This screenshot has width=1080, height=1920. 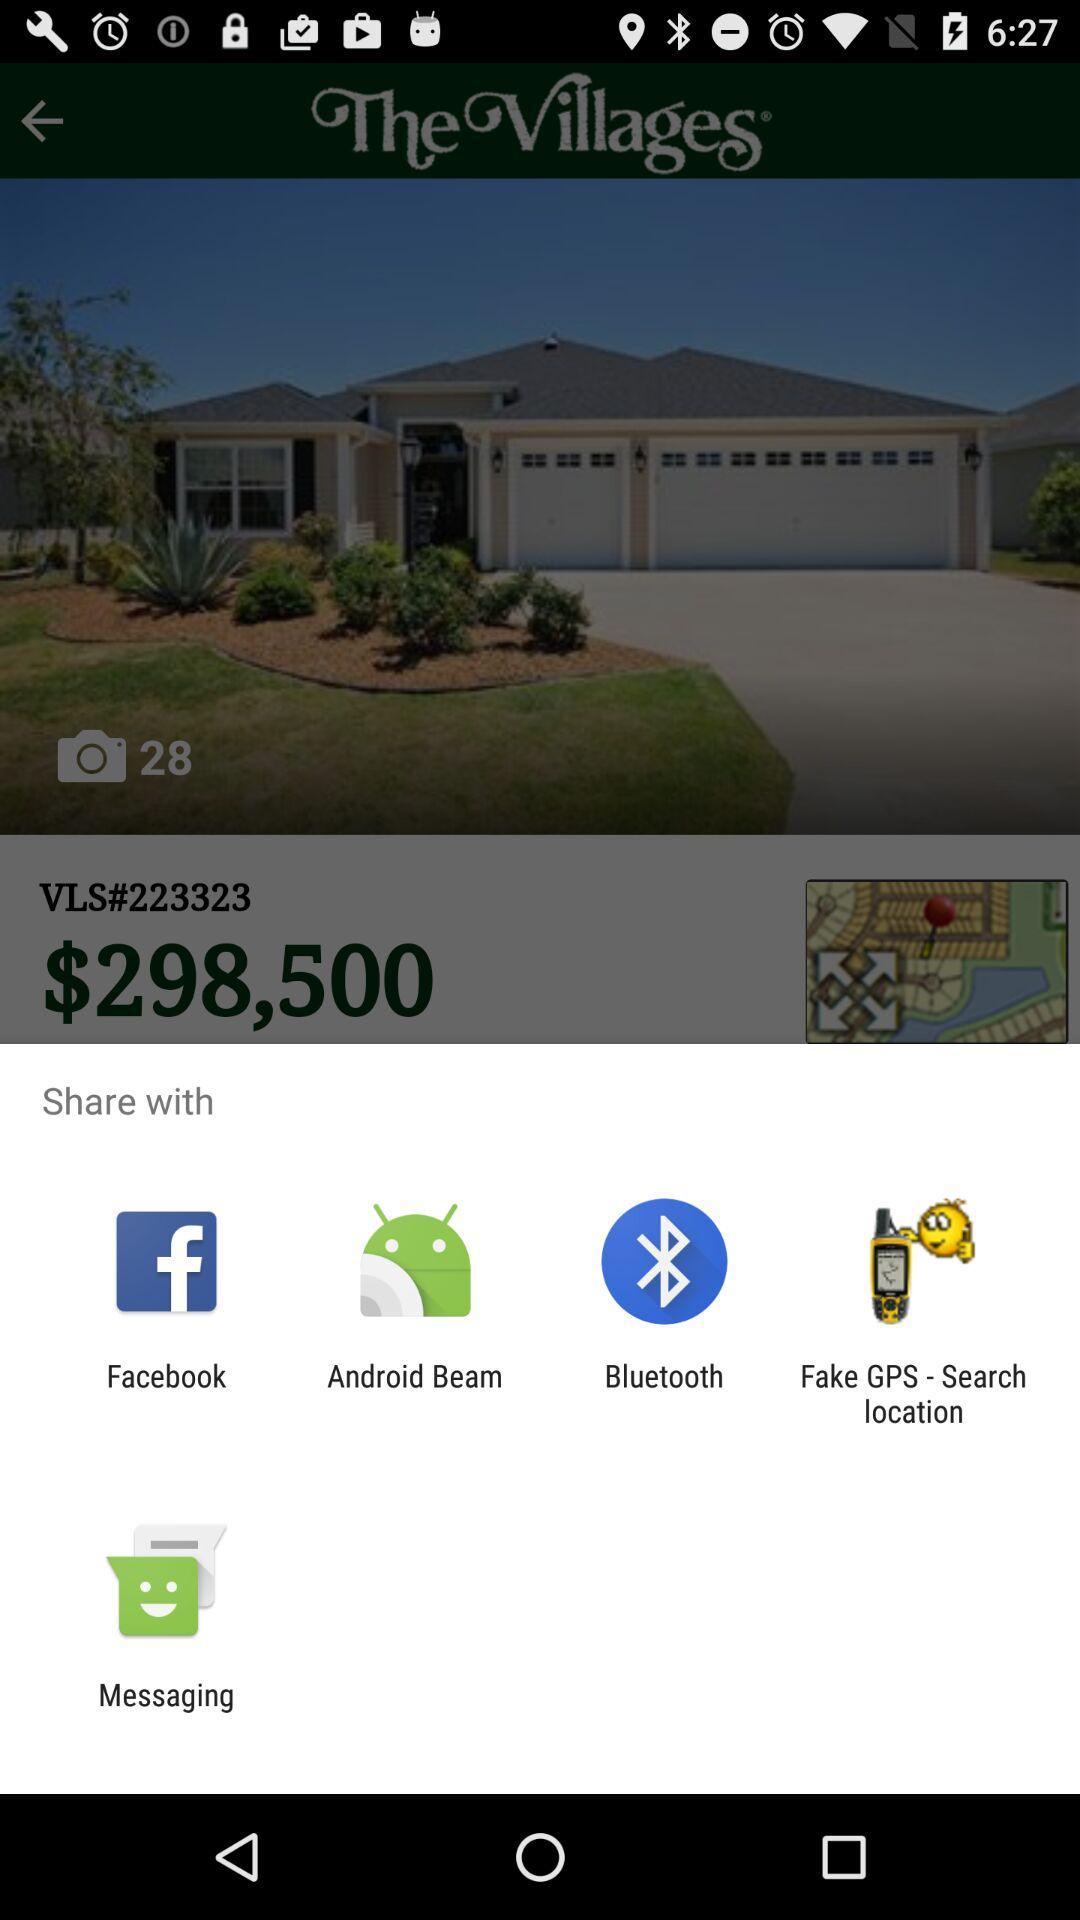 What do you see at coordinates (913, 1392) in the screenshot?
I see `the icon at the bottom right corner` at bounding box center [913, 1392].